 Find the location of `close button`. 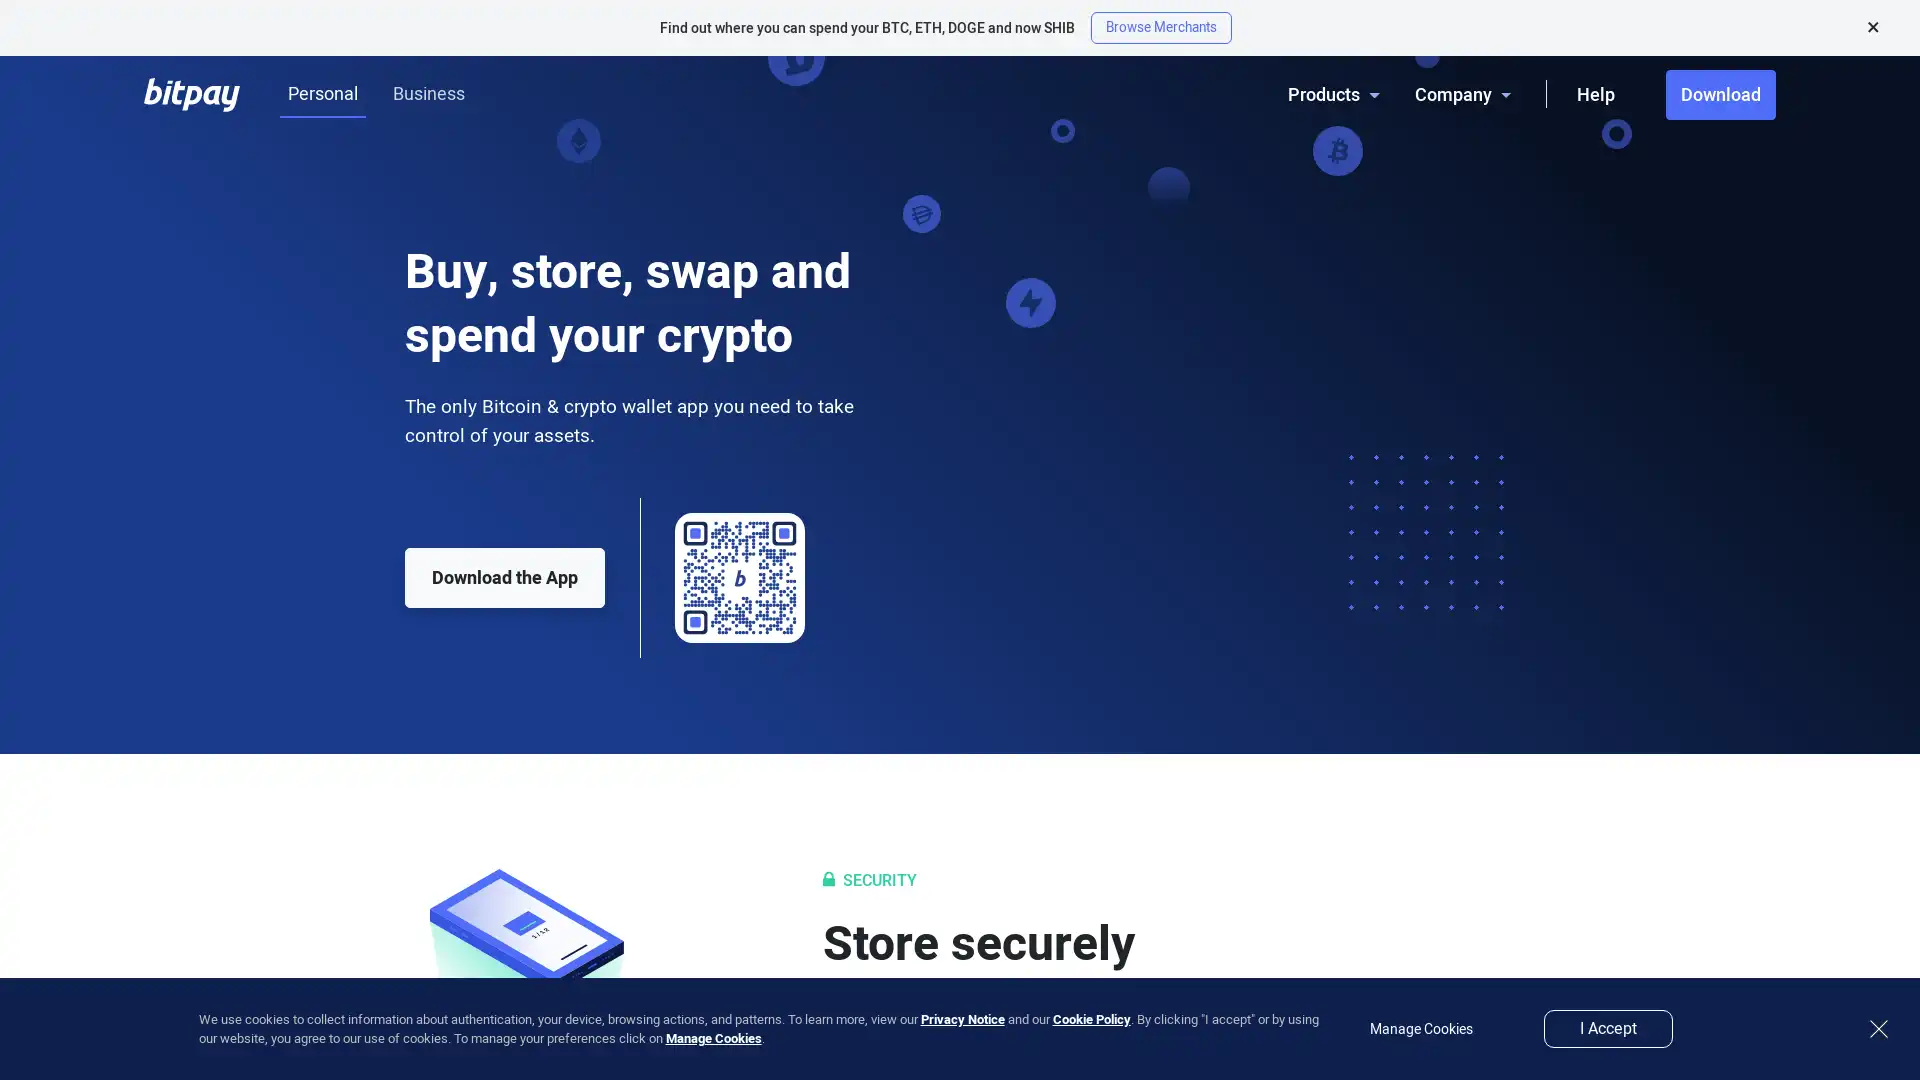

close button is located at coordinates (1877, 1029).